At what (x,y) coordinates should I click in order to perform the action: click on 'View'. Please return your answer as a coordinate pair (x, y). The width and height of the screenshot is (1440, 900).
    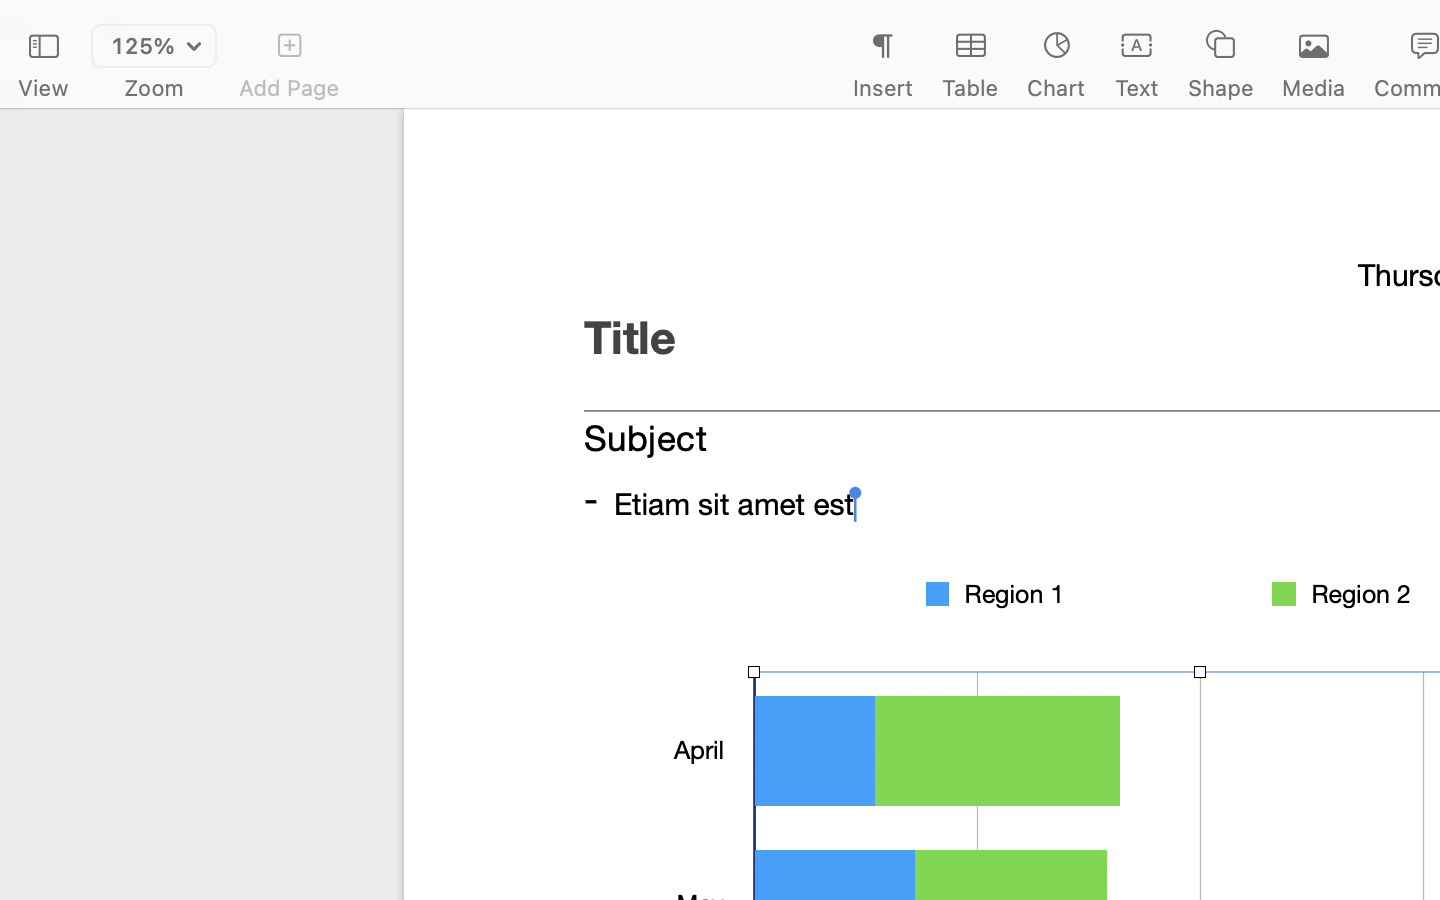
    Looking at the image, I should click on (42, 87).